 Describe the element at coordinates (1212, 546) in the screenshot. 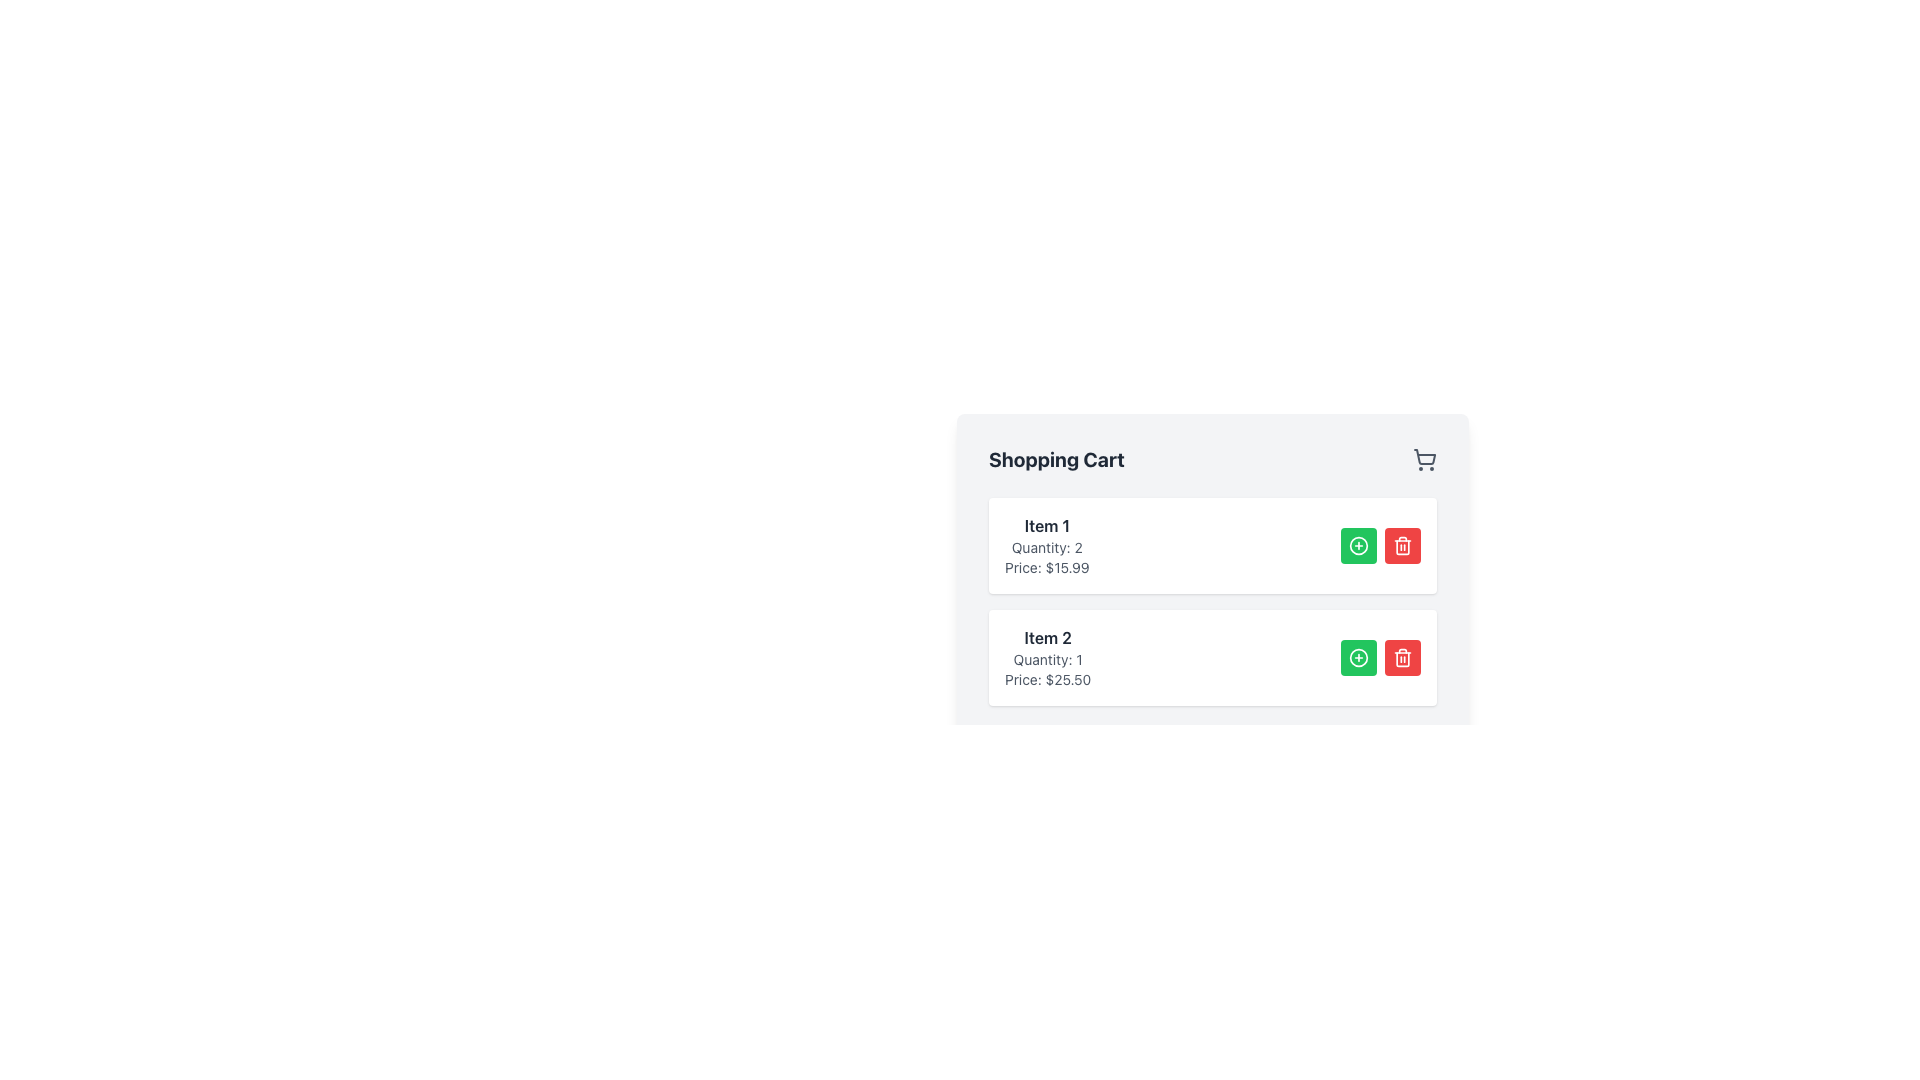

I see `the green button to increase the quantity of the first item in the shopping cart interface, which is styled prominently with the item's name on the left and interactive buttons on the right` at that location.